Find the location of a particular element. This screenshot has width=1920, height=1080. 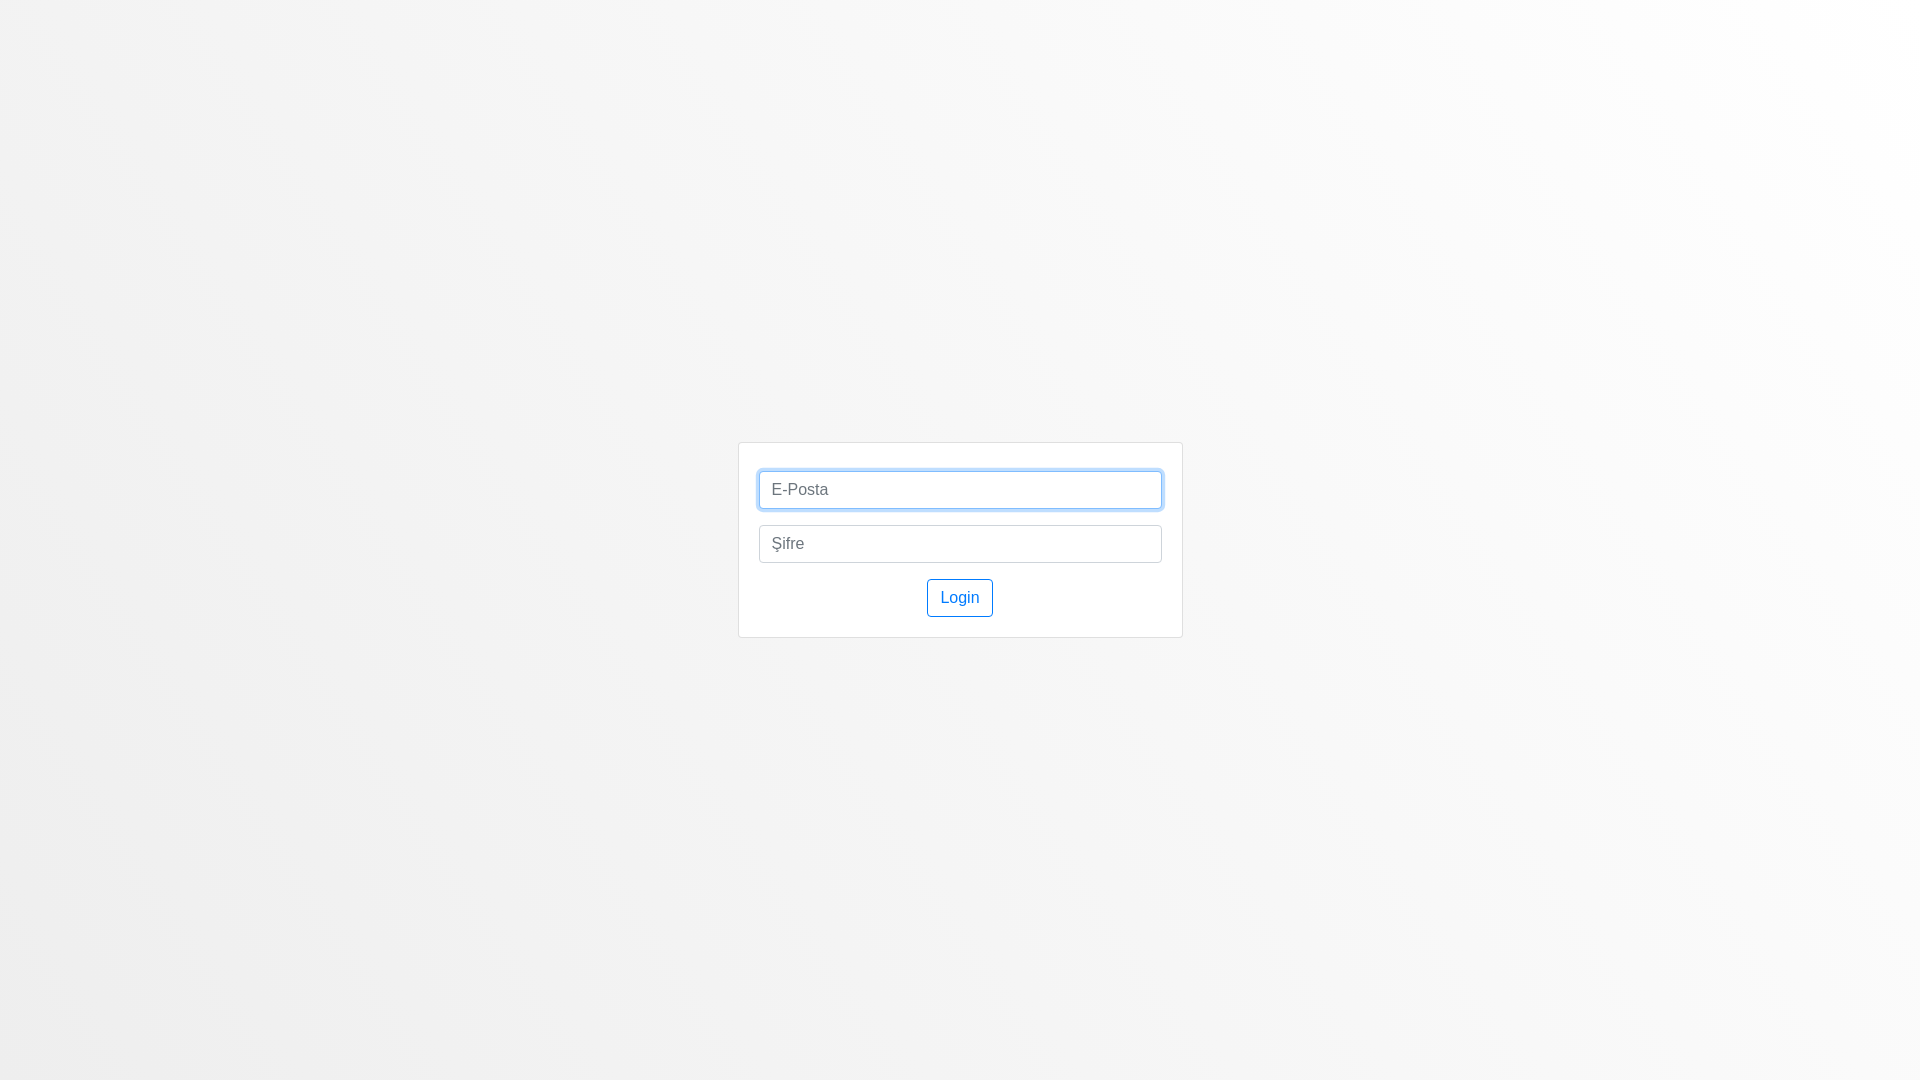

'Login' is located at coordinates (958, 596).